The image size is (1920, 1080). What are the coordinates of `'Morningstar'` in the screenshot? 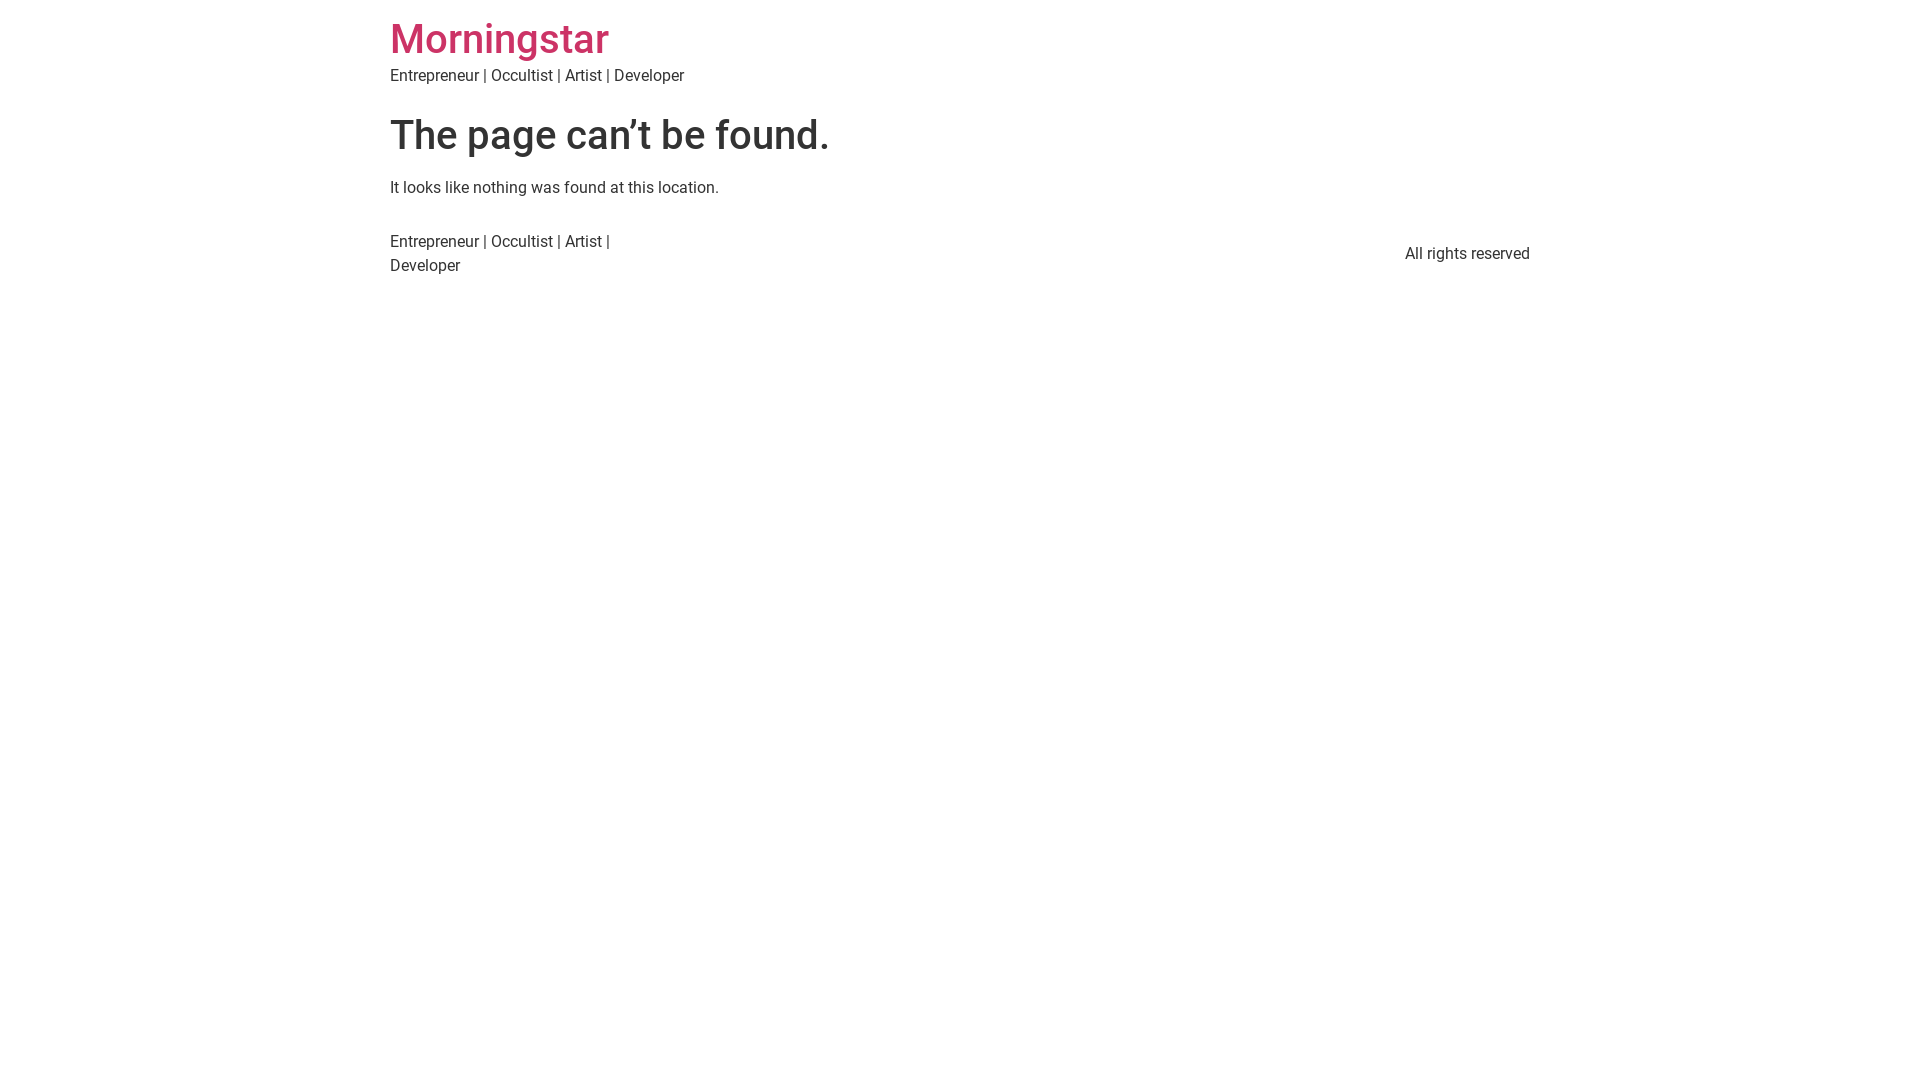 It's located at (499, 39).